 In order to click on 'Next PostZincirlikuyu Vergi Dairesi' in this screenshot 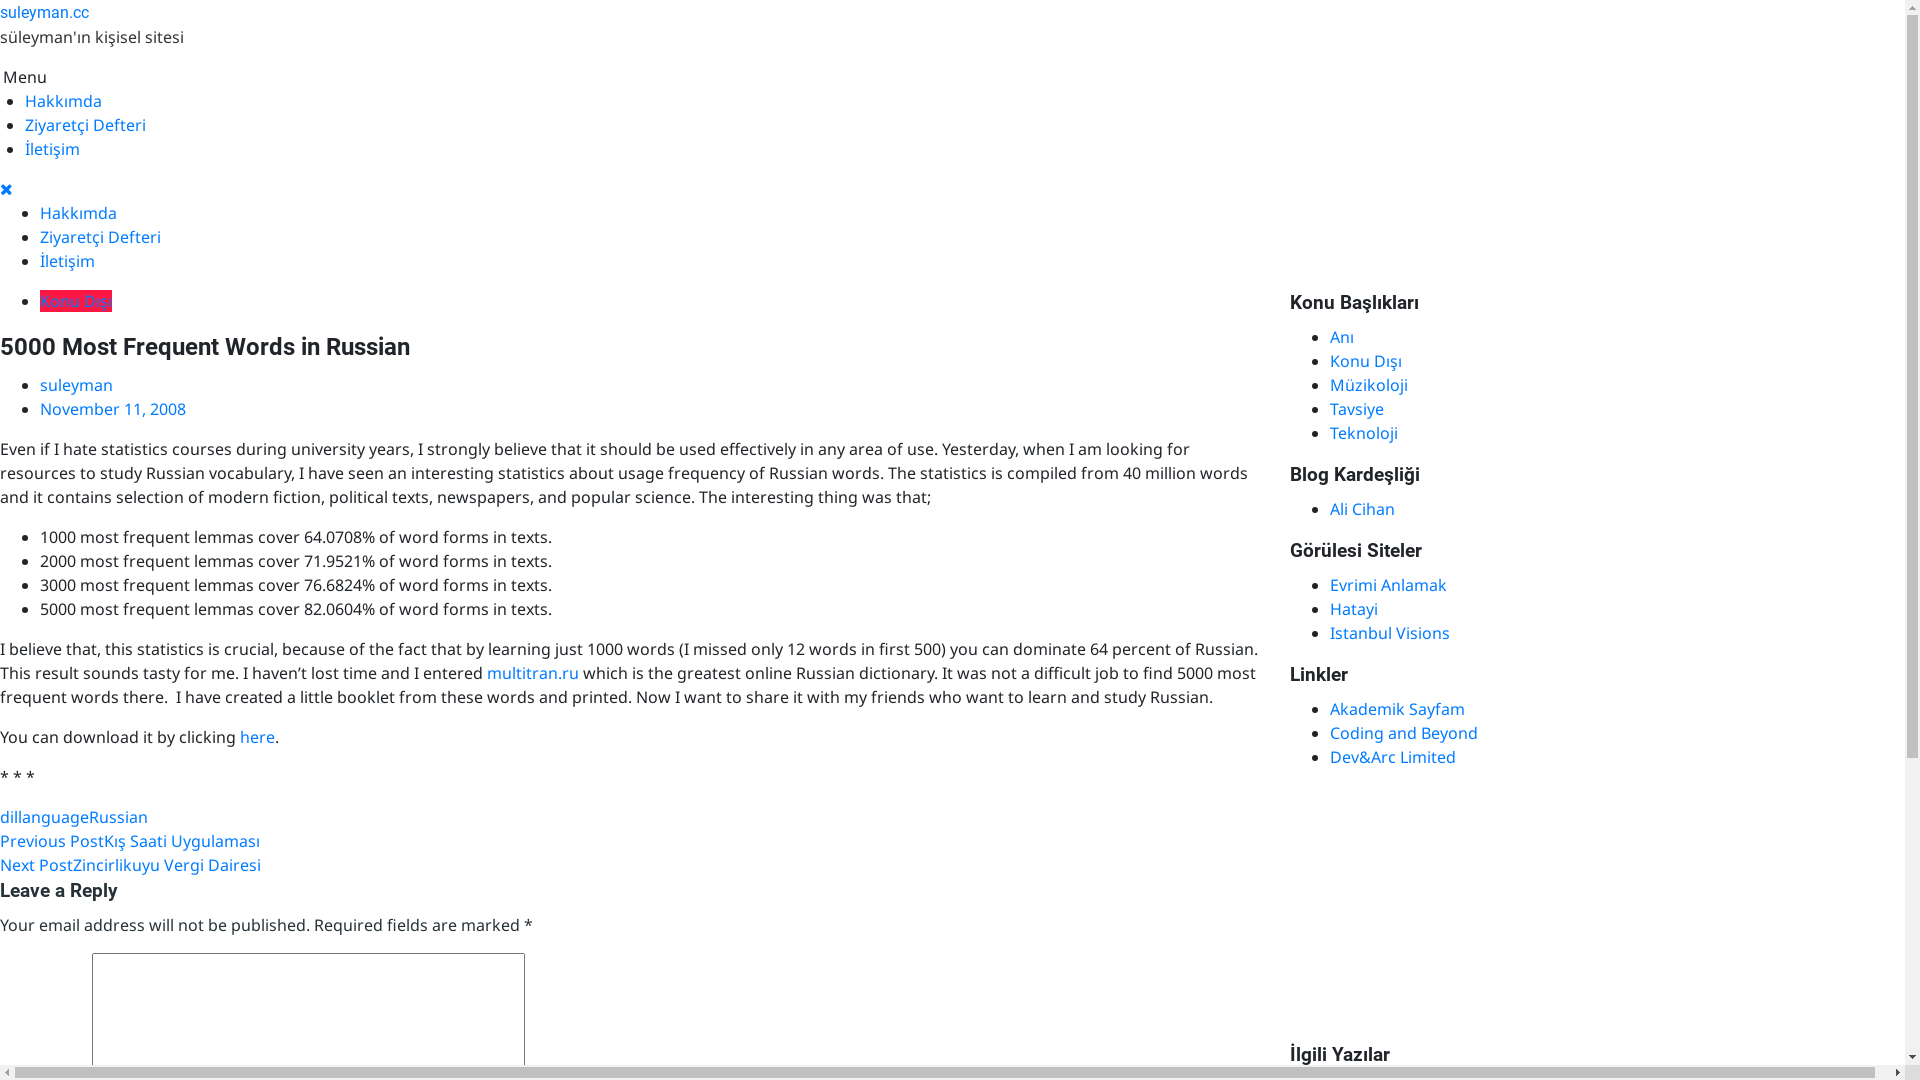, I will do `click(129, 863)`.